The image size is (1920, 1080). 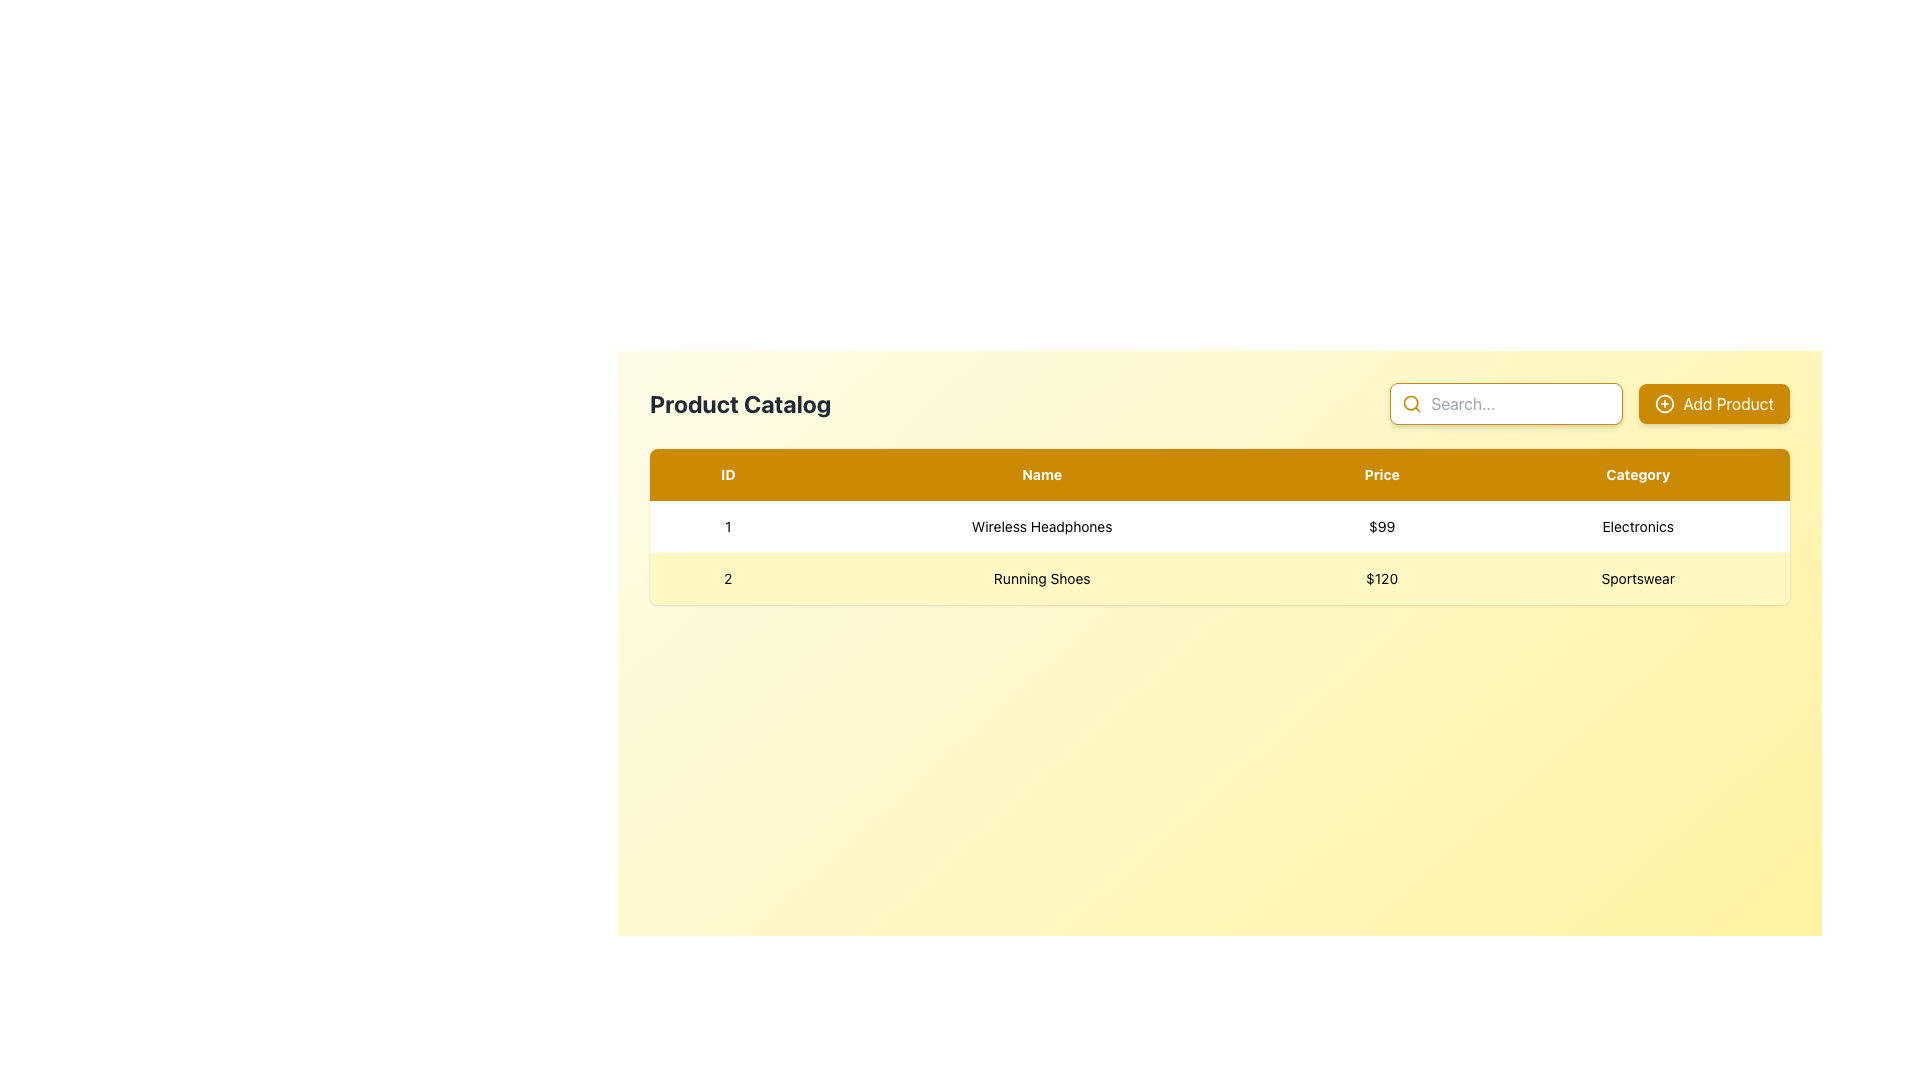 What do you see at coordinates (1411, 404) in the screenshot?
I see `the yellow search icon resembling a magnifying glass, which is positioned to the far left of the search input box` at bounding box center [1411, 404].